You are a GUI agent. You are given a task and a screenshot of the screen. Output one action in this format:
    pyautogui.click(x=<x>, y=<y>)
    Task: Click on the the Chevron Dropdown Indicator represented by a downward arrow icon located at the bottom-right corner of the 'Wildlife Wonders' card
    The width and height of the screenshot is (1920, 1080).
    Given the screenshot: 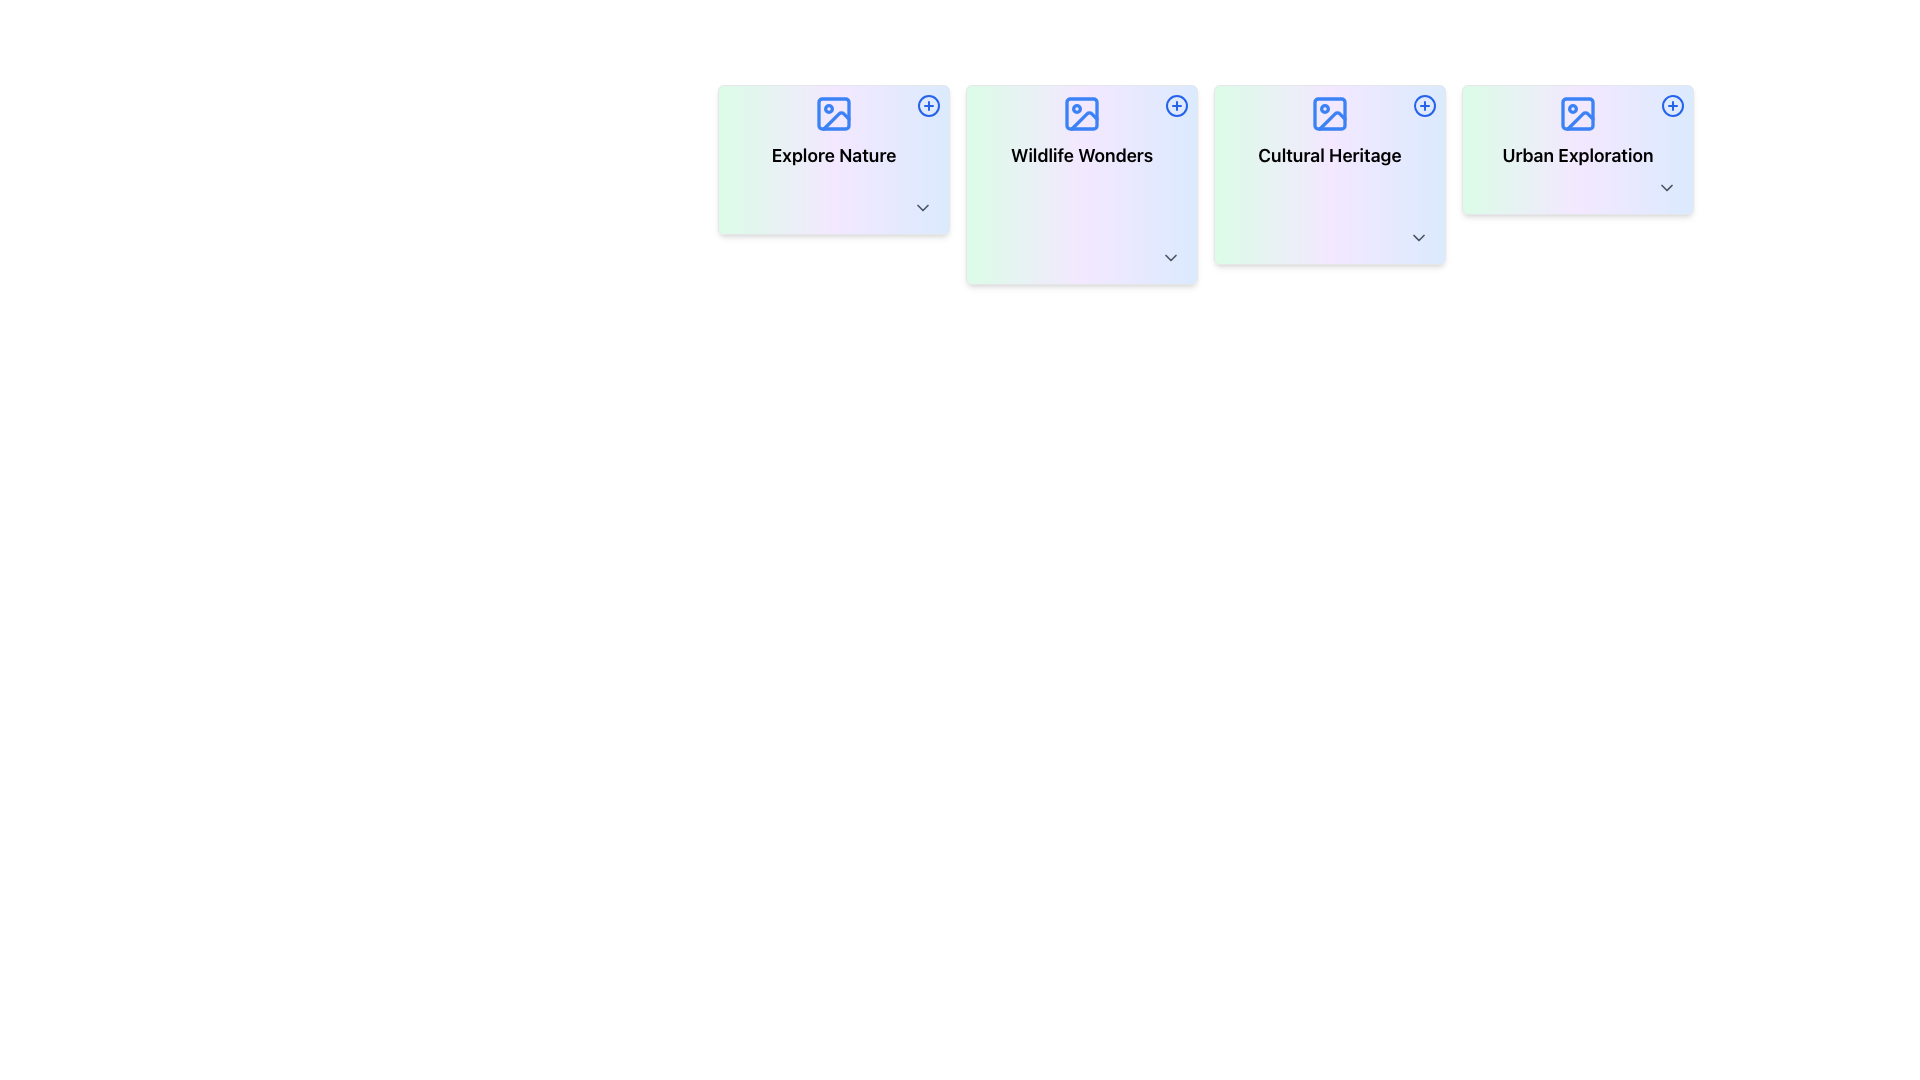 What is the action you would take?
    pyautogui.click(x=1171, y=257)
    